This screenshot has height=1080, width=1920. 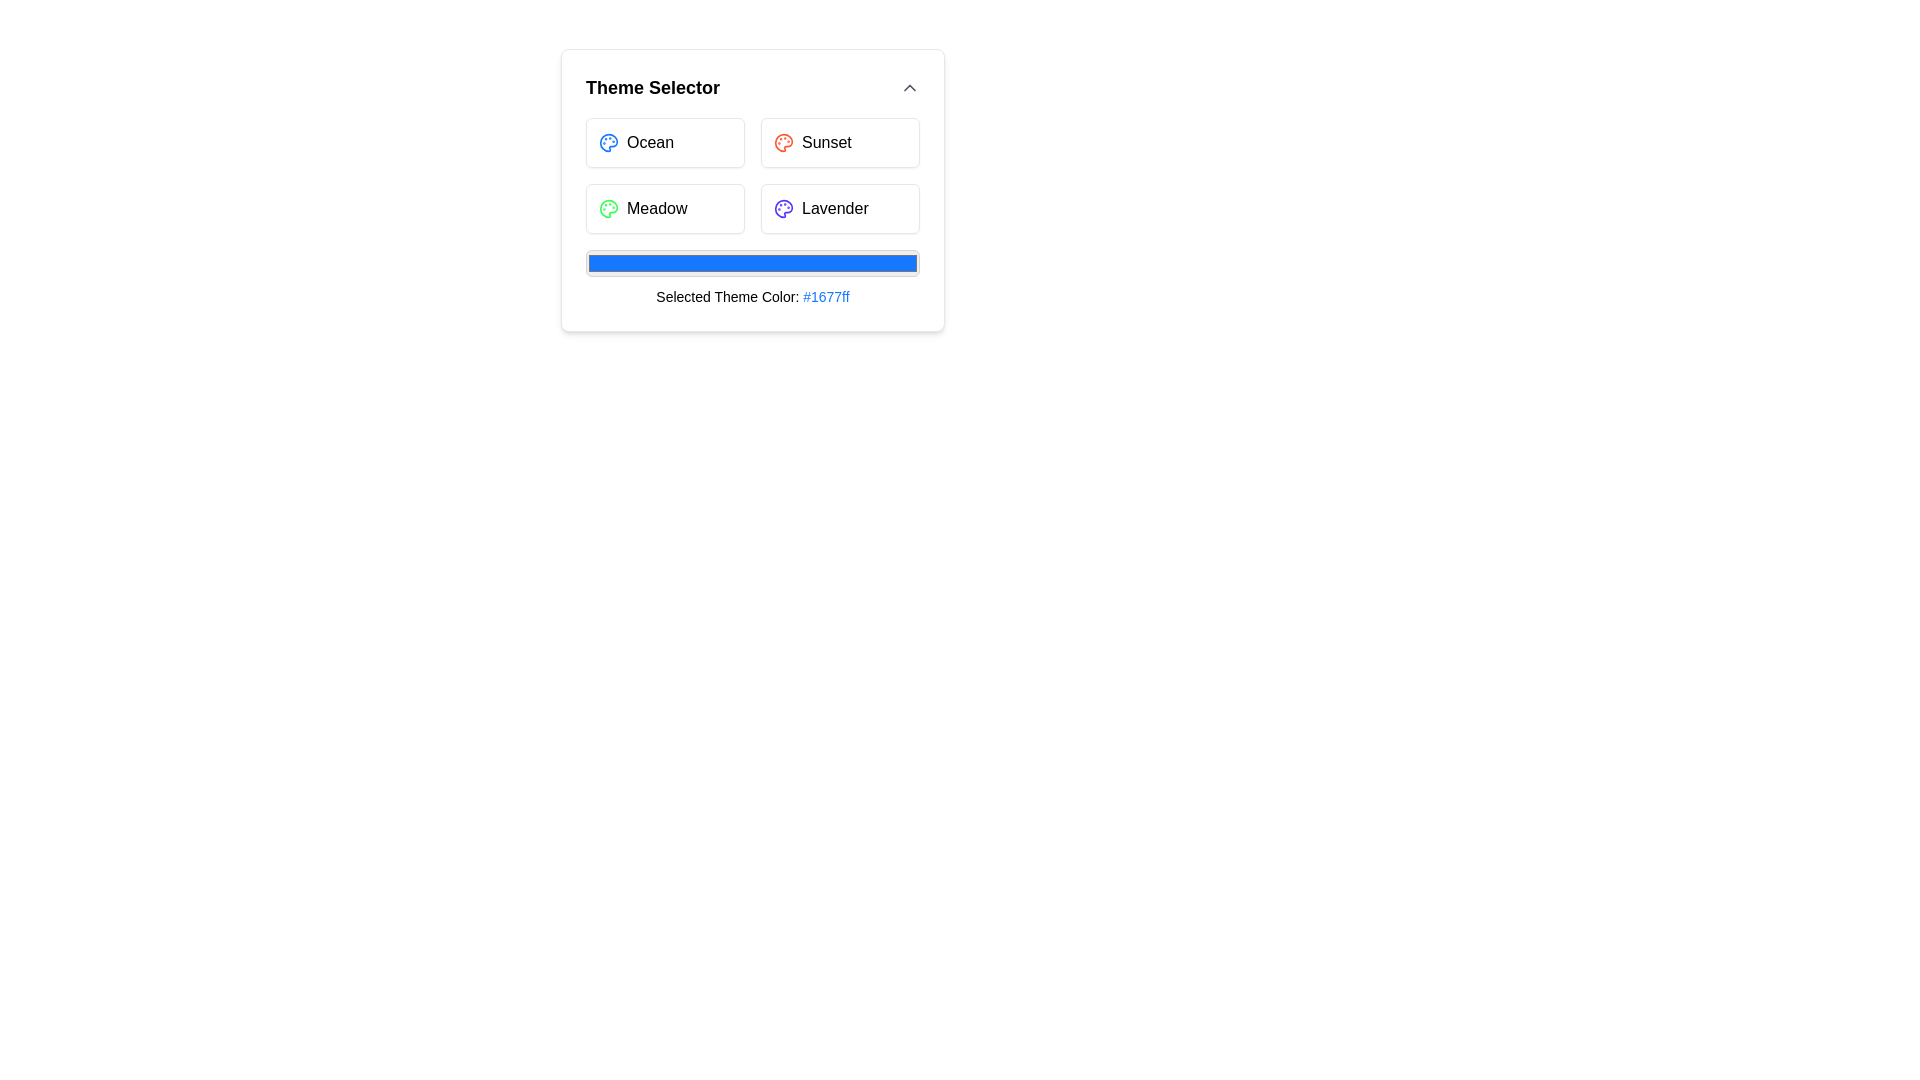 What do you see at coordinates (652, 87) in the screenshot?
I see `text from the 'Theme Selector' header, which is displayed in bold black font at the top-left corner of the theme selection card` at bounding box center [652, 87].